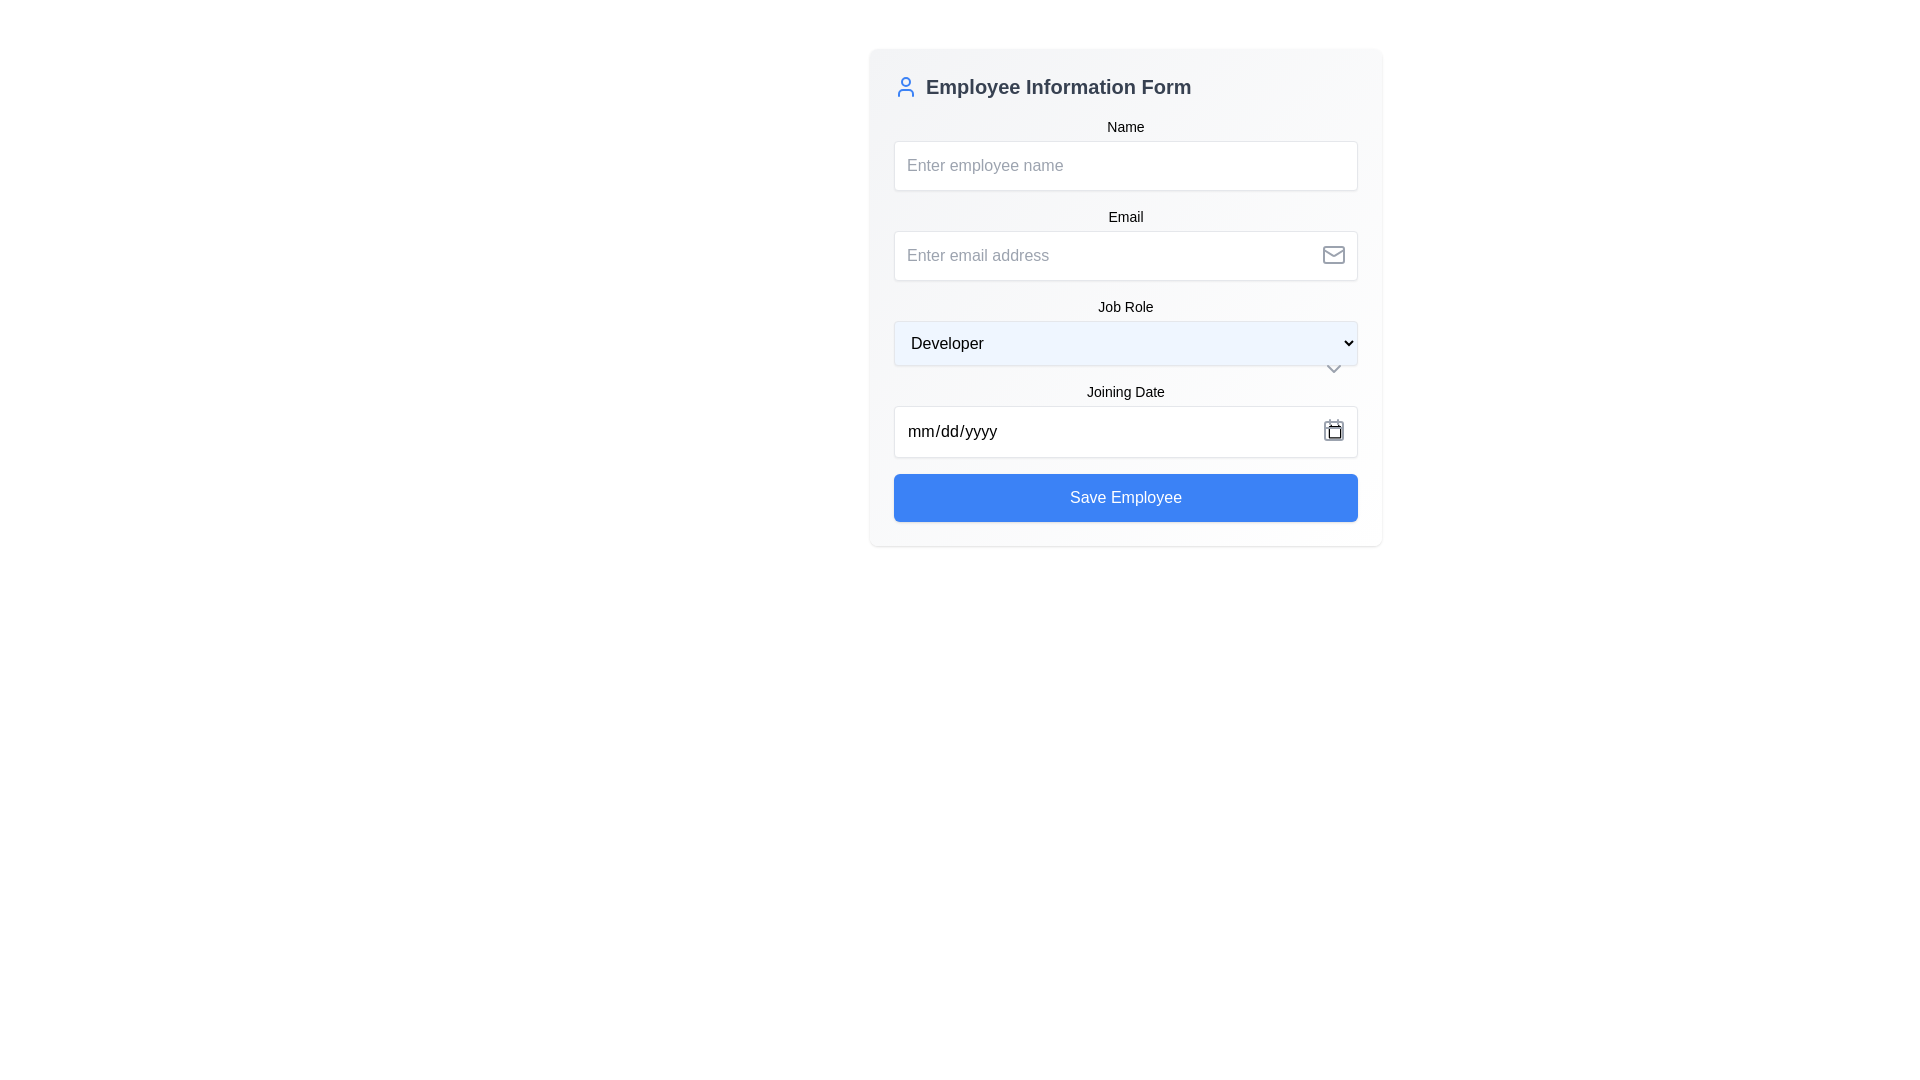 The width and height of the screenshot is (1920, 1080). What do you see at coordinates (1334, 369) in the screenshot?
I see `the chevron dropdown indicator icon located at the right edge of the 'Job Role' selector field in the 'Employee Information Form'` at bounding box center [1334, 369].